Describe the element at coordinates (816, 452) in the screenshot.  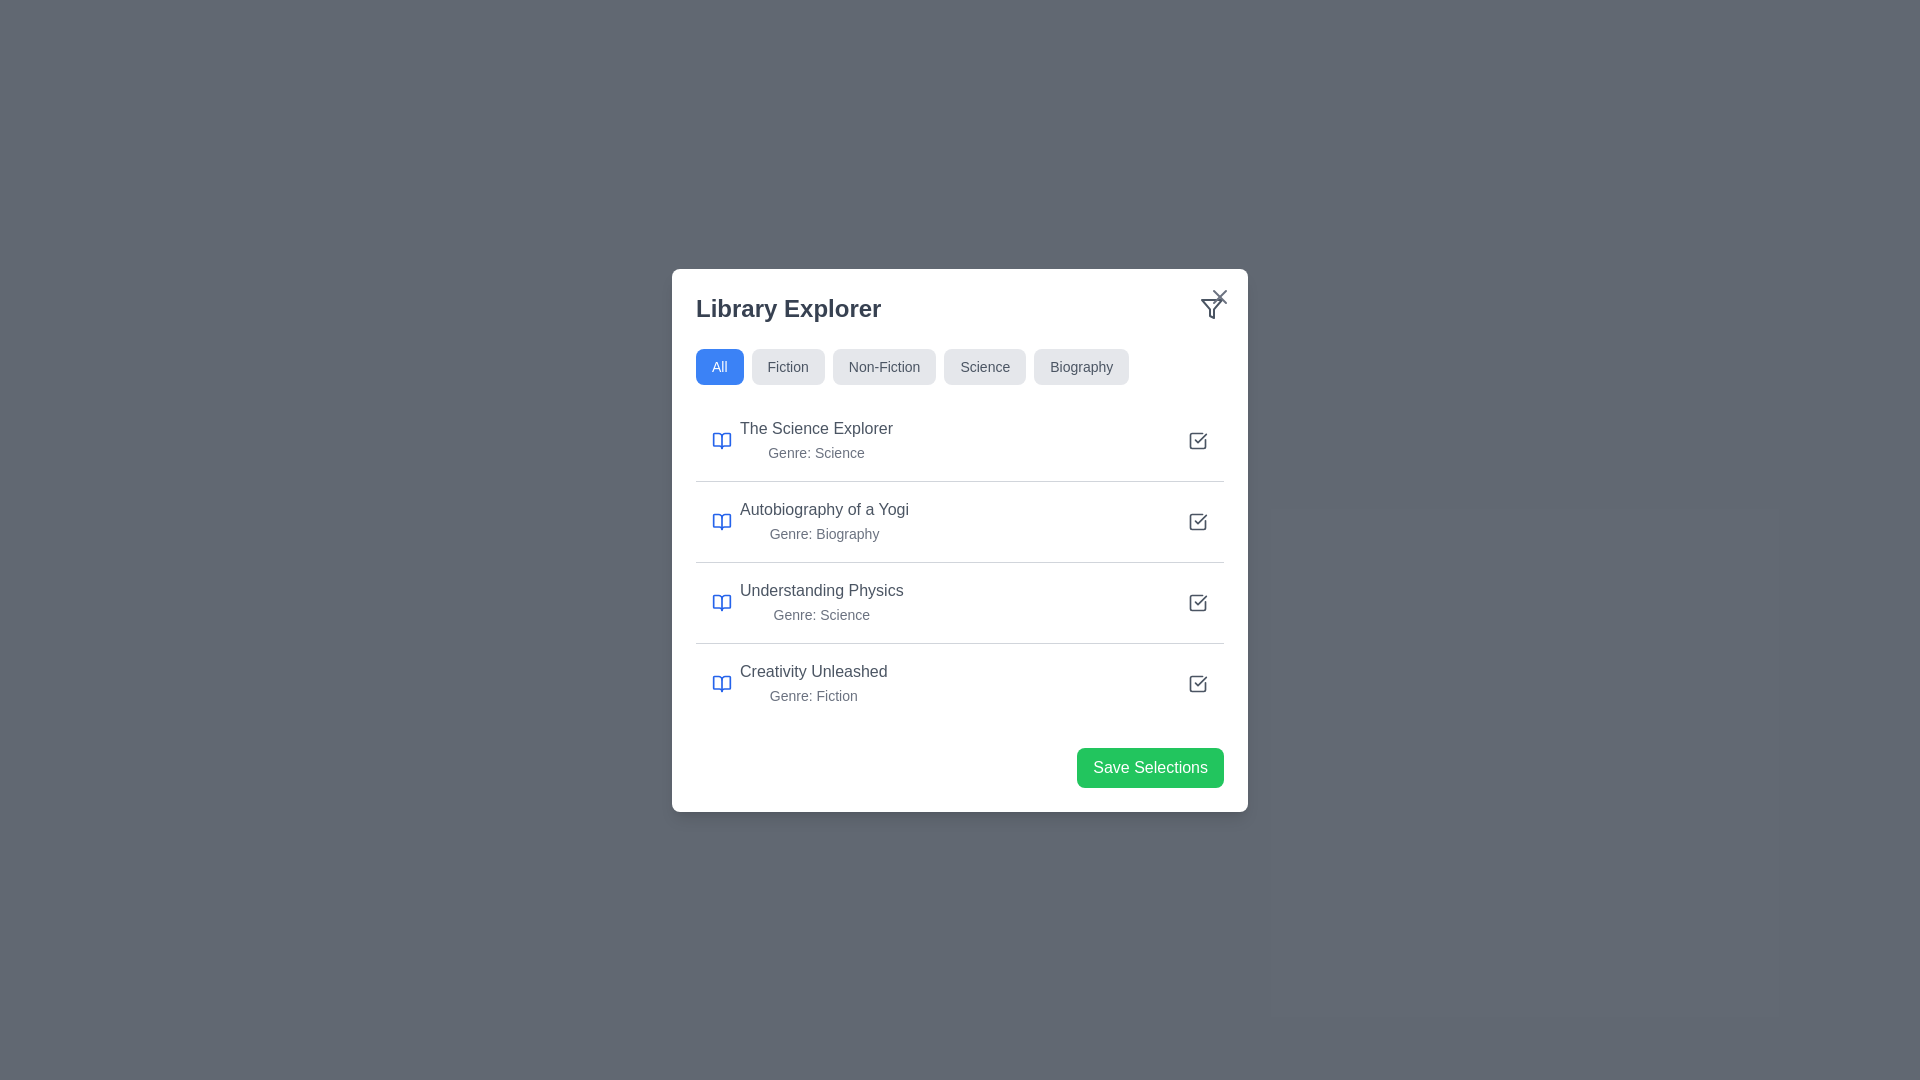
I see `text label displaying 'Genre: Science' which is styled in gray and positioned below 'The Science Explorer'` at that location.